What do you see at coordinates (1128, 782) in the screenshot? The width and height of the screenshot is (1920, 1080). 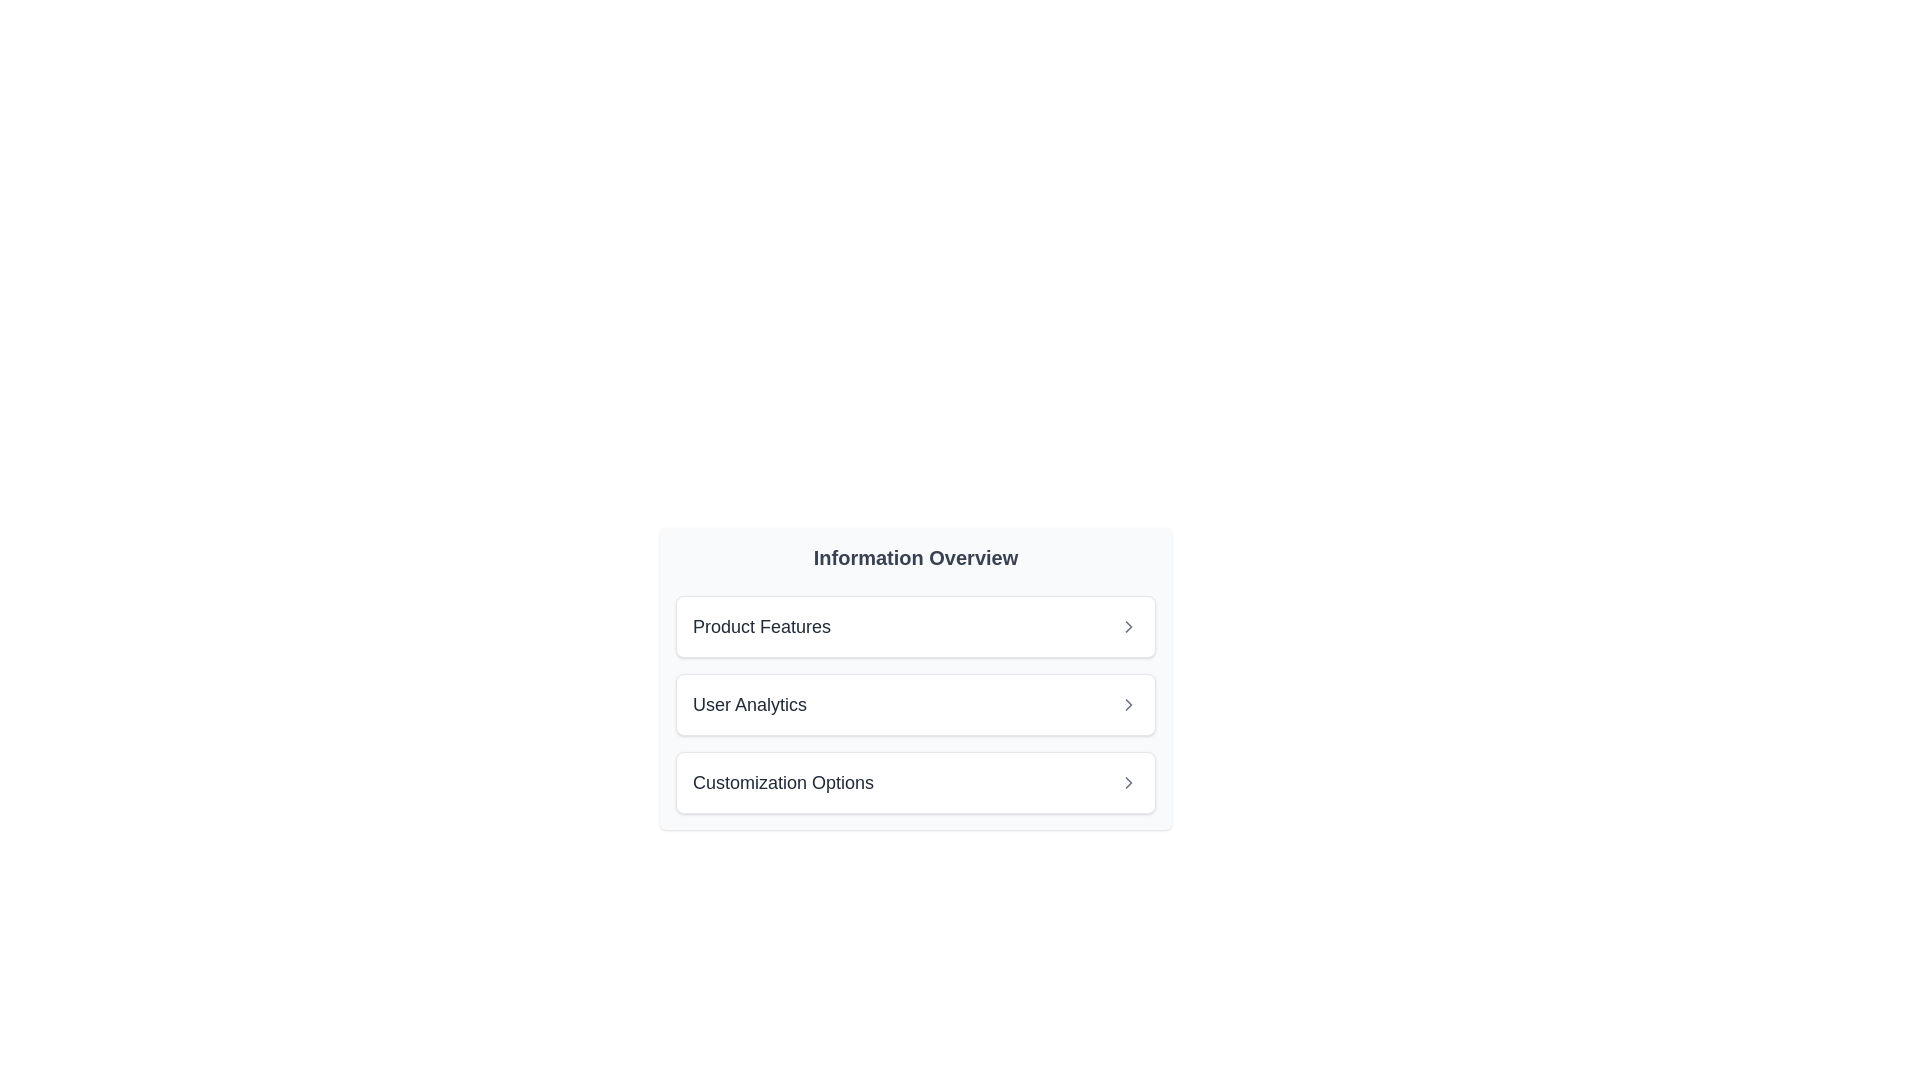 I see `the navigation or expansion icon located at the far-right end of the 'Customization Options' section` at bounding box center [1128, 782].